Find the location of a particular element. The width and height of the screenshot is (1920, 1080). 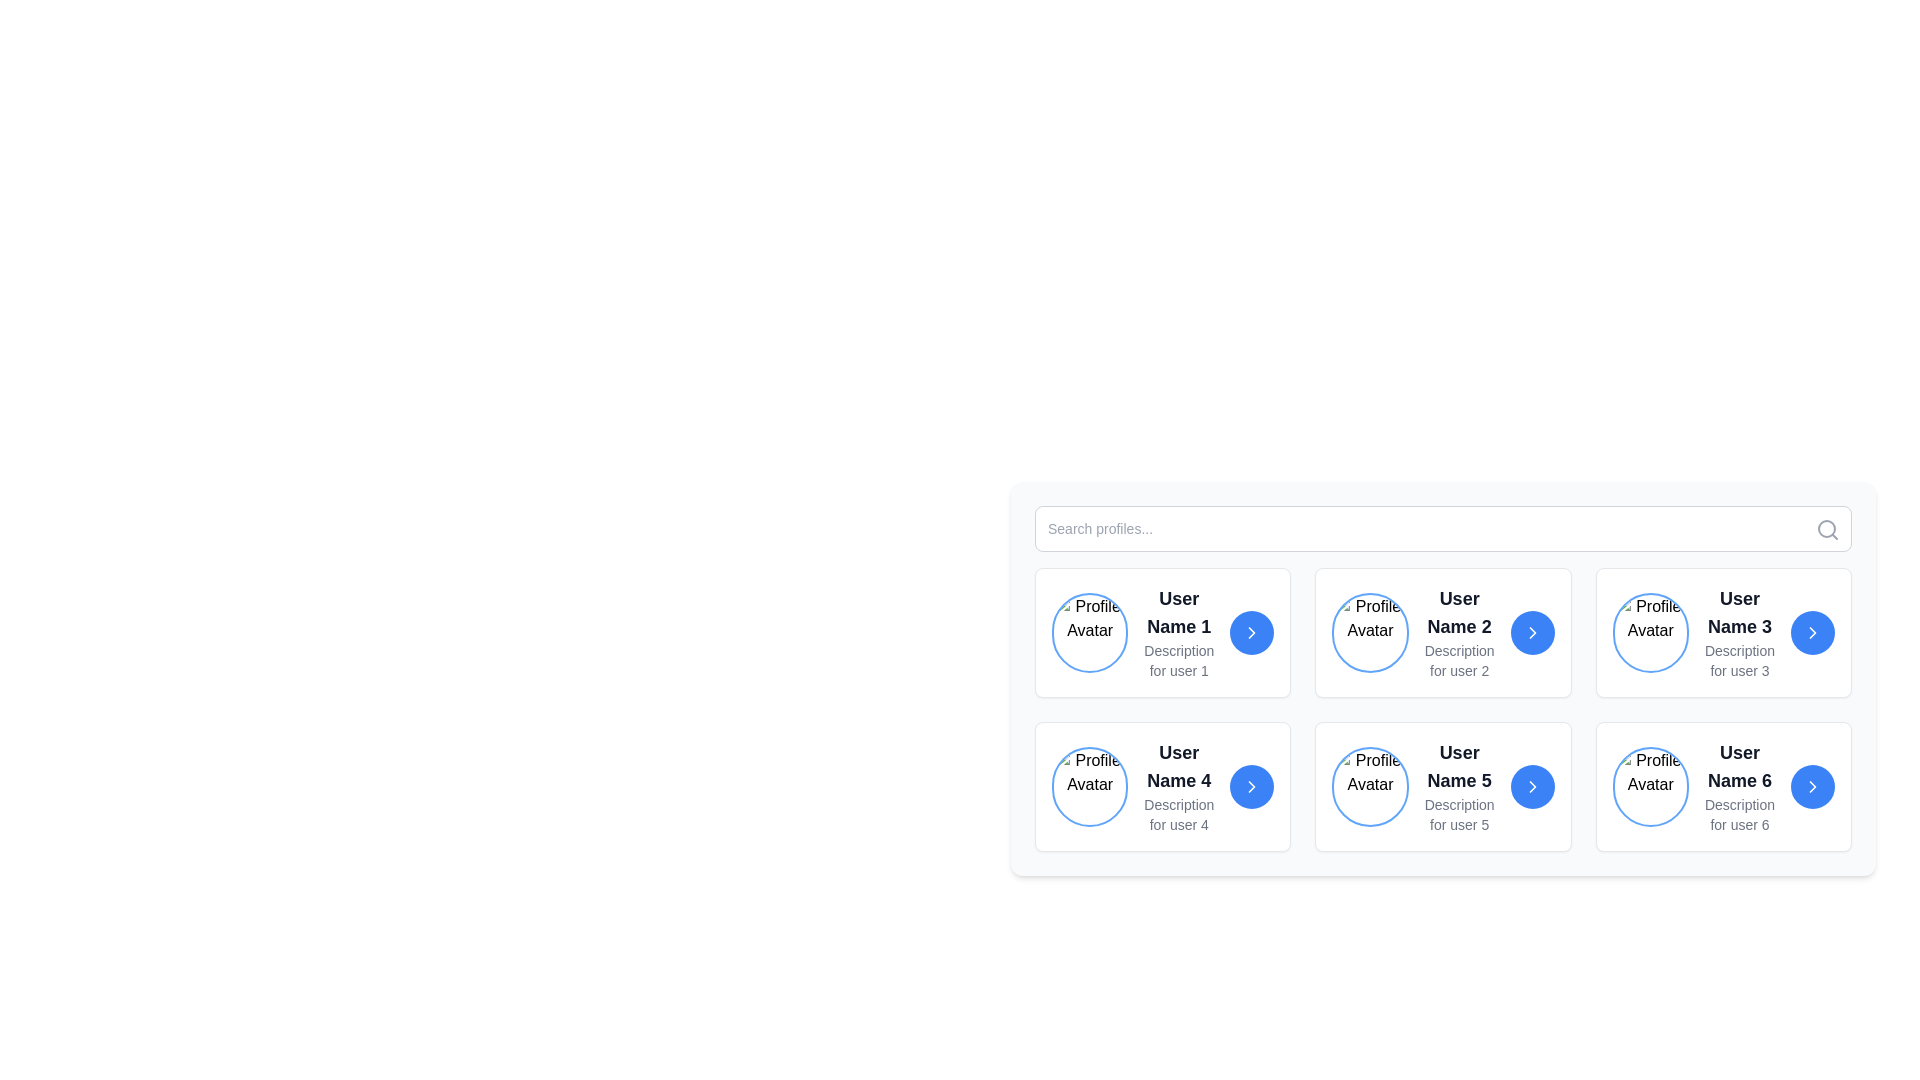

the circular blue button with a right-pointing chevron icon located at the bottom-right corner of the 'User Name 2 Description for user 2' card is located at coordinates (1531, 632).